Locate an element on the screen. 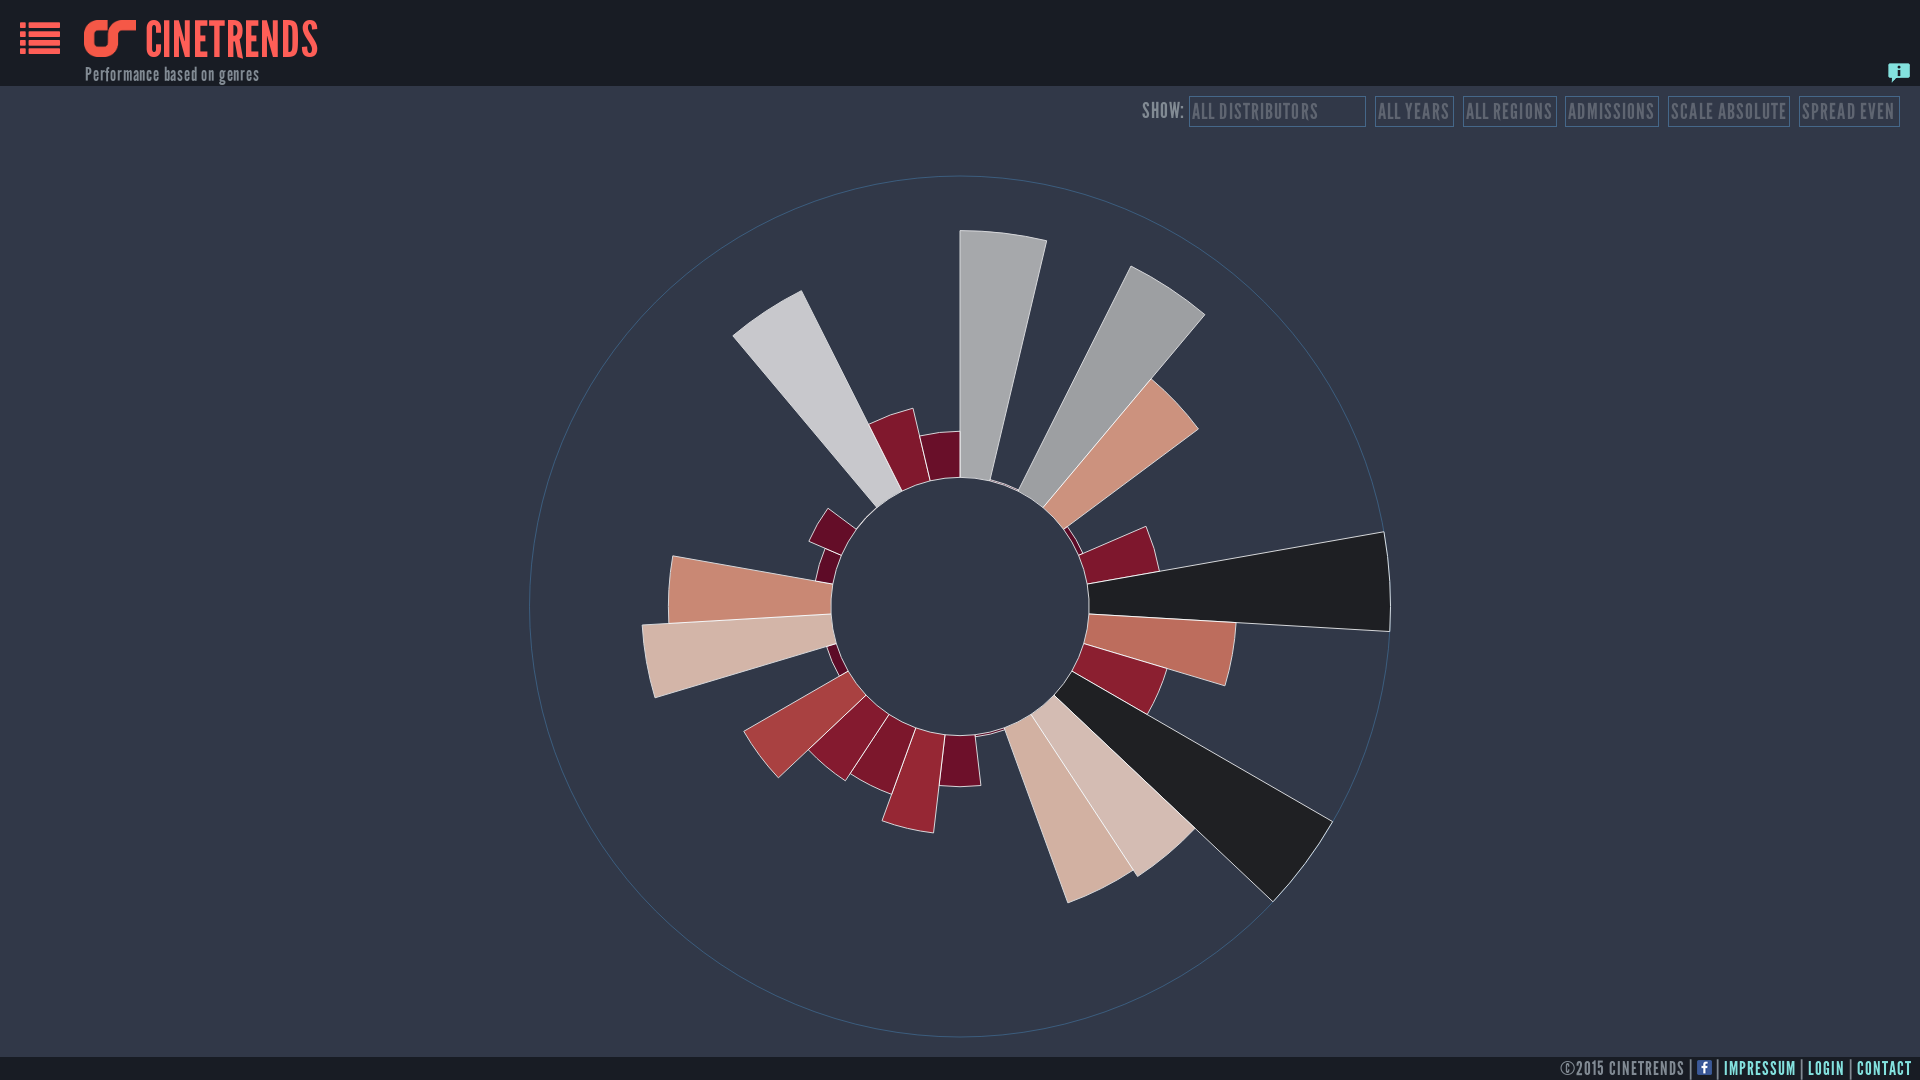 The height and width of the screenshot is (1080, 1920). 'CINETRENDS' is located at coordinates (201, 39).